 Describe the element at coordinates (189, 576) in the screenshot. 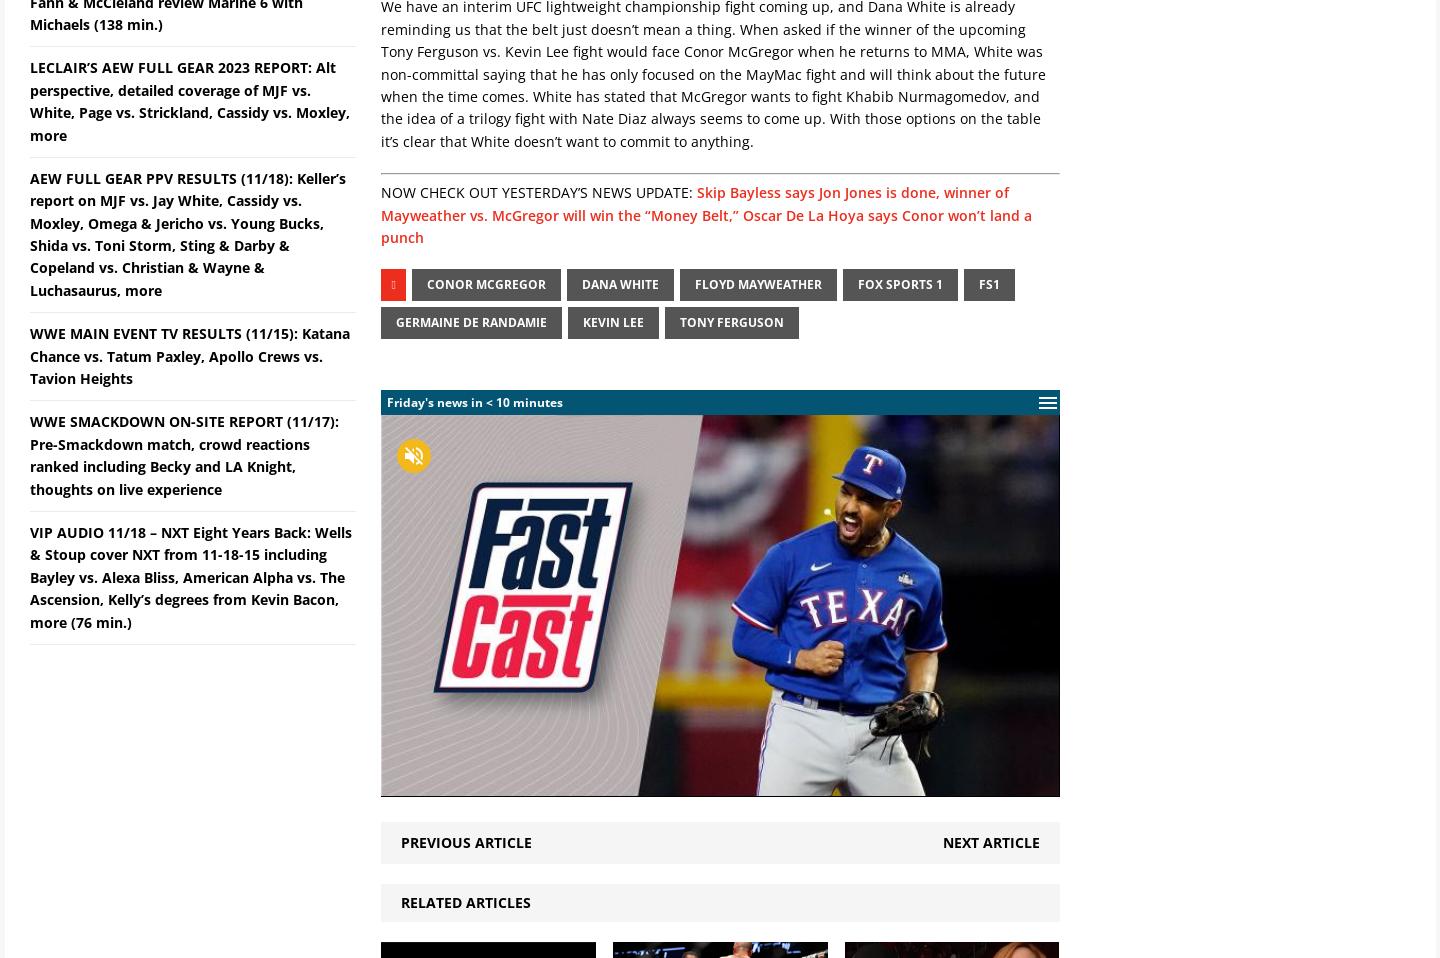

I see `'VIP AUDIO 11/18 – NXT Eight Years Back: Wells & Stoup cover NXT from 11-18-15 including Bayley vs. Alexa Bliss, American Alpha vs. The Ascension, Kelly’s degrees from Kevin Bacon, more (76 min.)'` at that location.